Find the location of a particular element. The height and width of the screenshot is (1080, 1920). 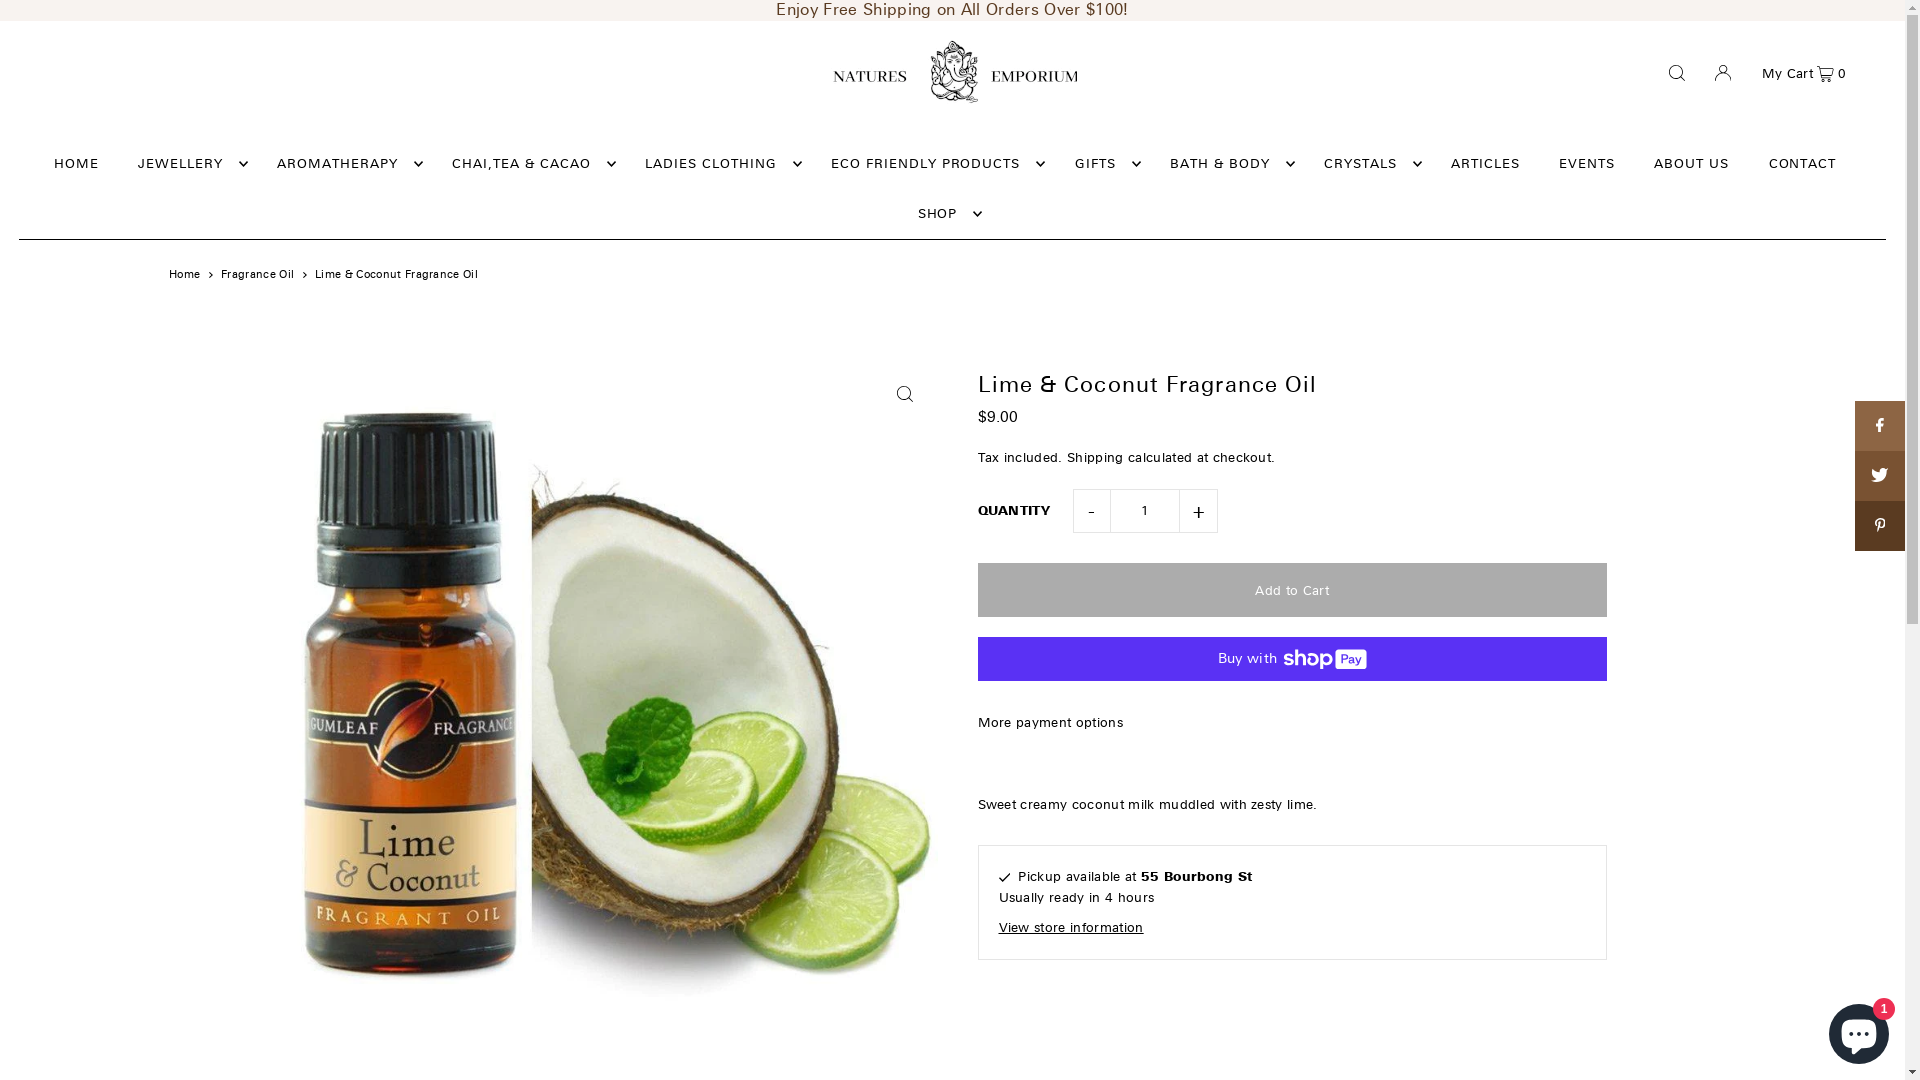

'Shipping' is located at coordinates (1094, 458).